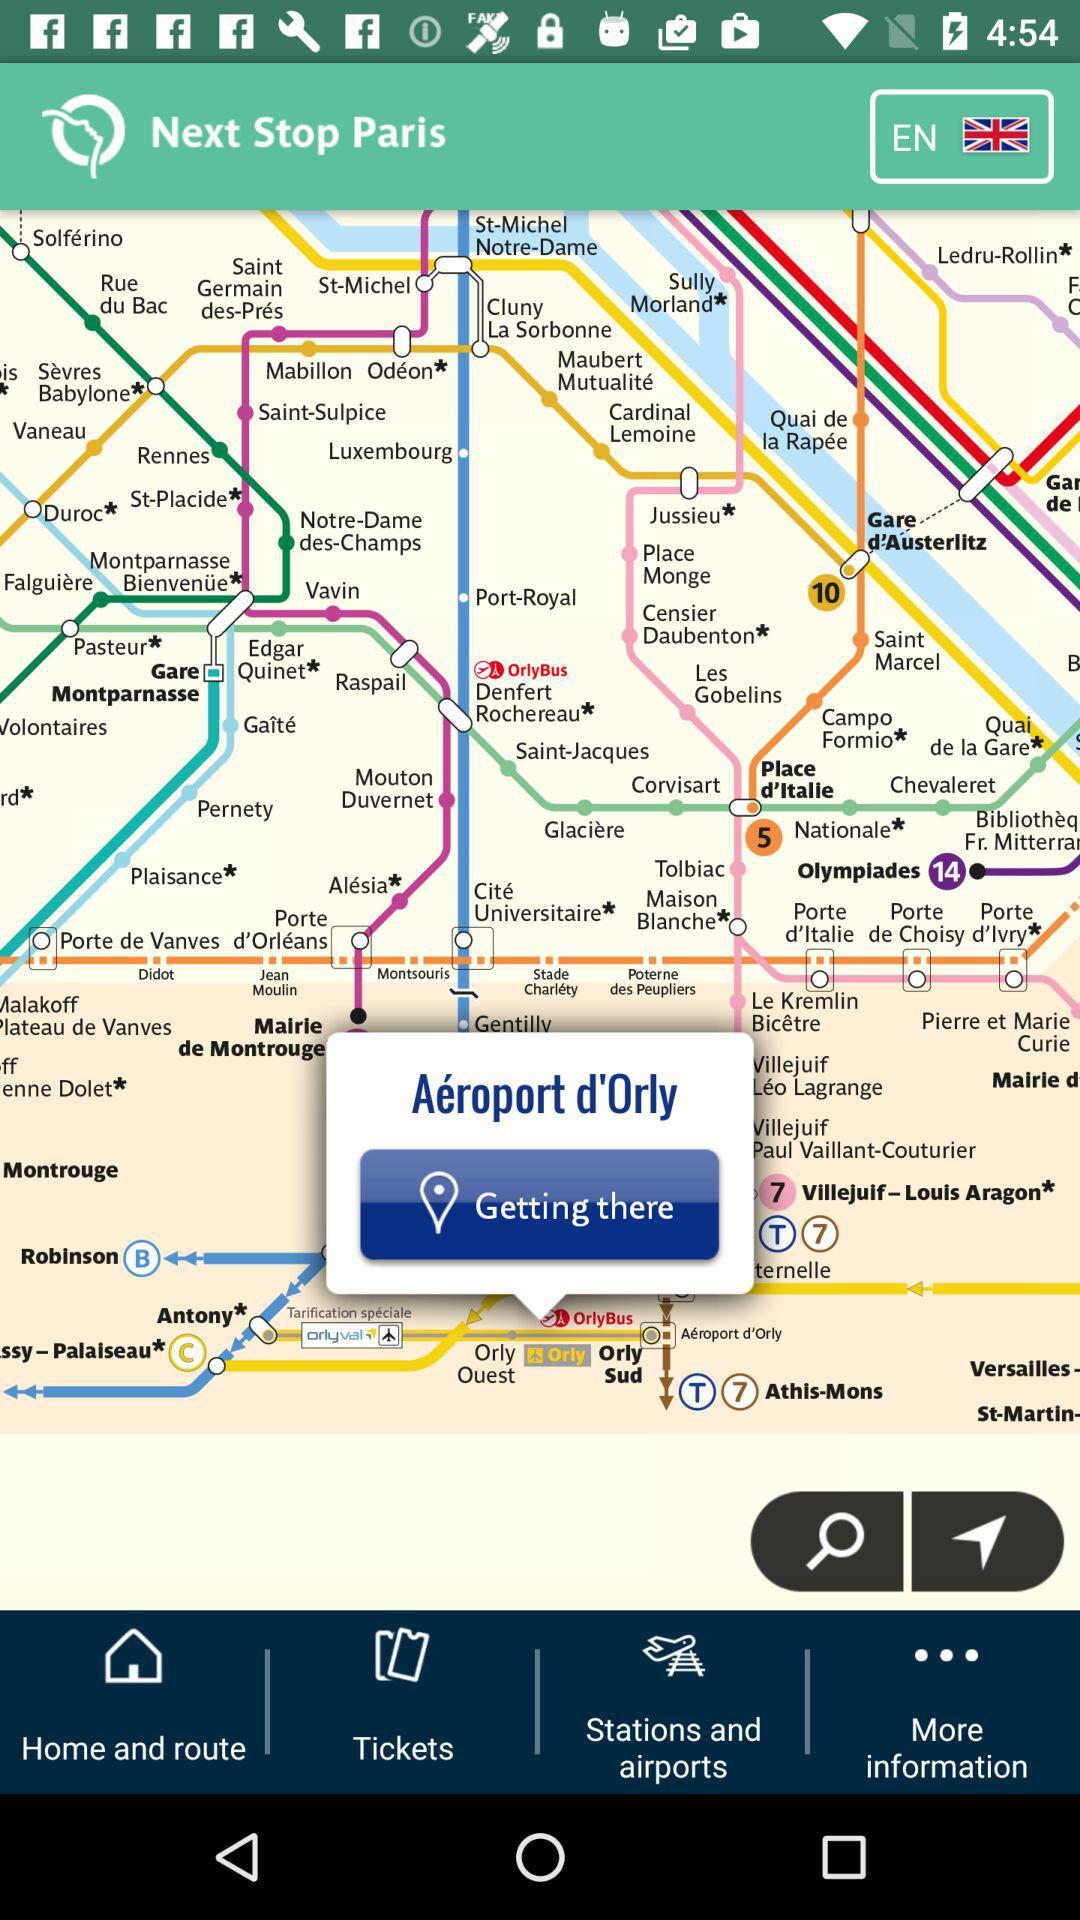 This screenshot has height=1920, width=1080. What do you see at coordinates (538, 1203) in the screenshot?
I see `the getting there icon` at bounding box center [538, 1203].